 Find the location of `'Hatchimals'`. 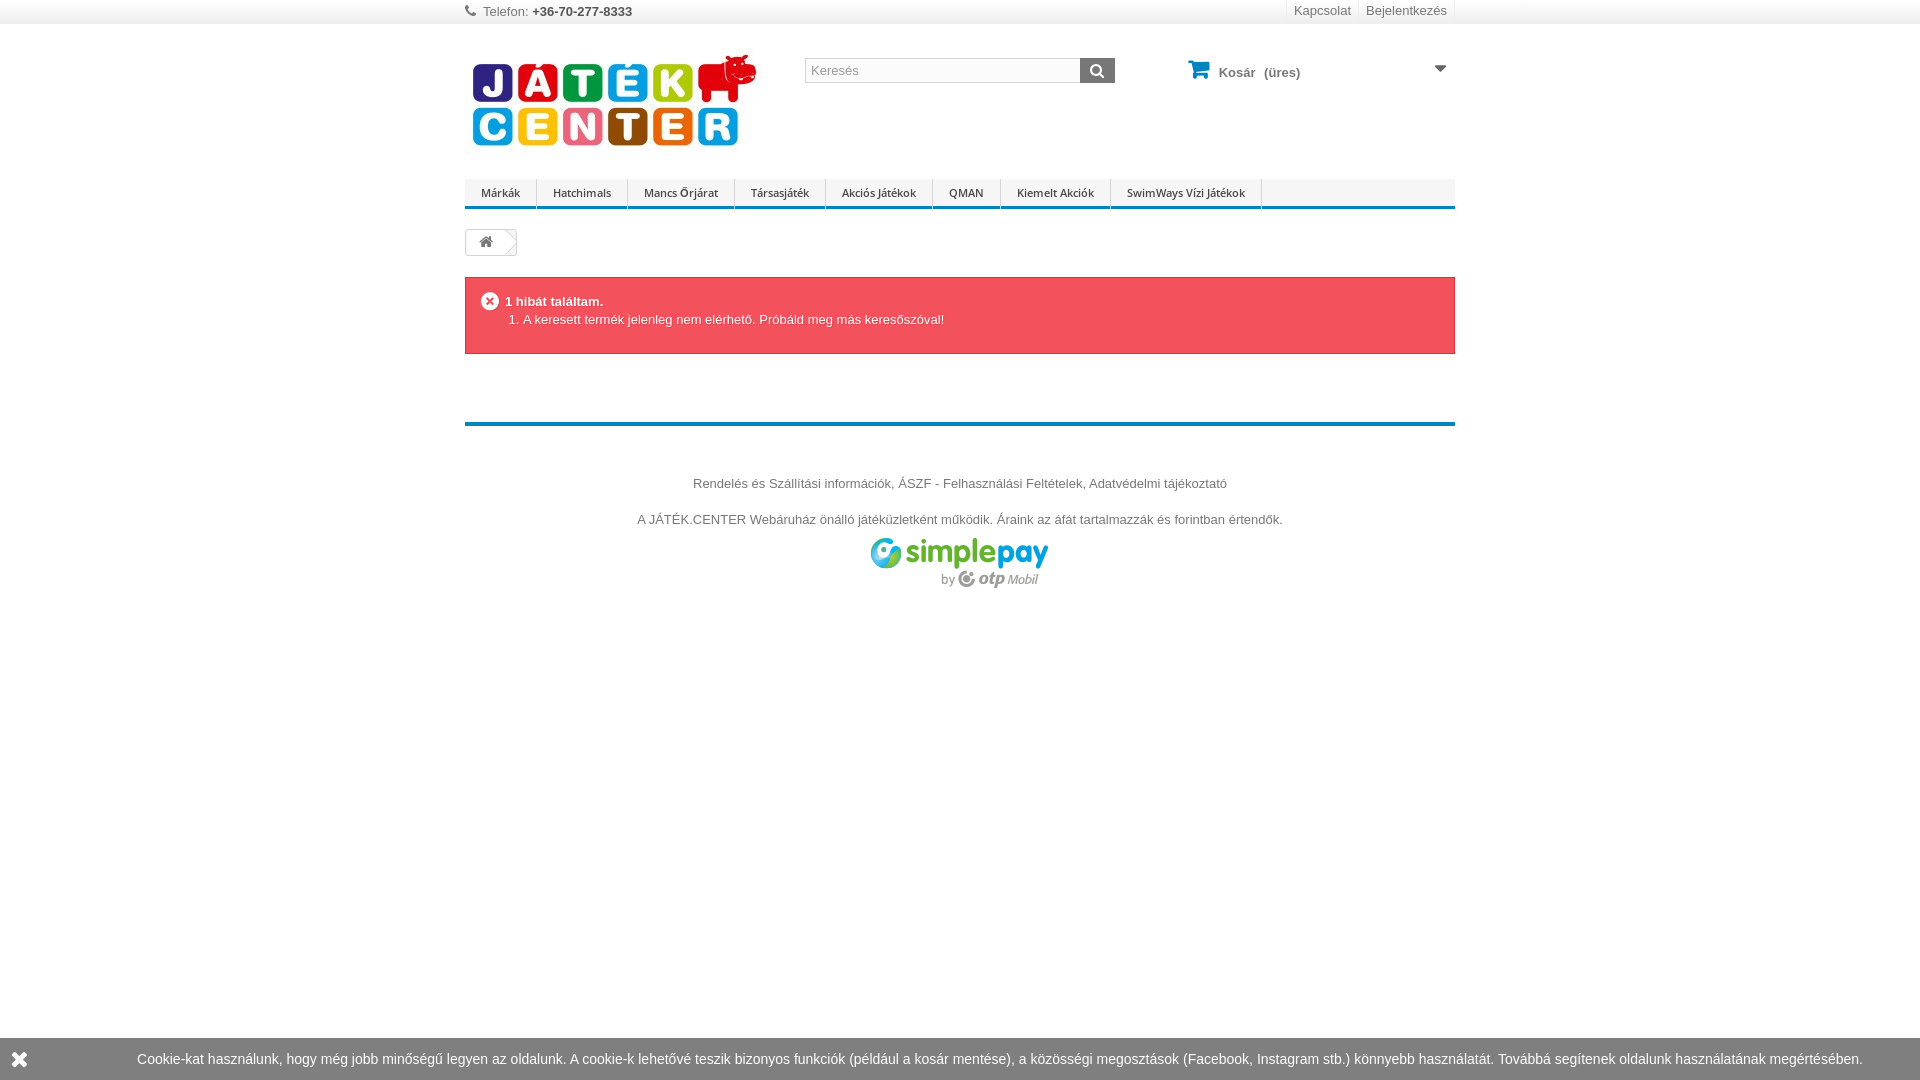

'Hatchimals' is located at coordinates (580, 193).